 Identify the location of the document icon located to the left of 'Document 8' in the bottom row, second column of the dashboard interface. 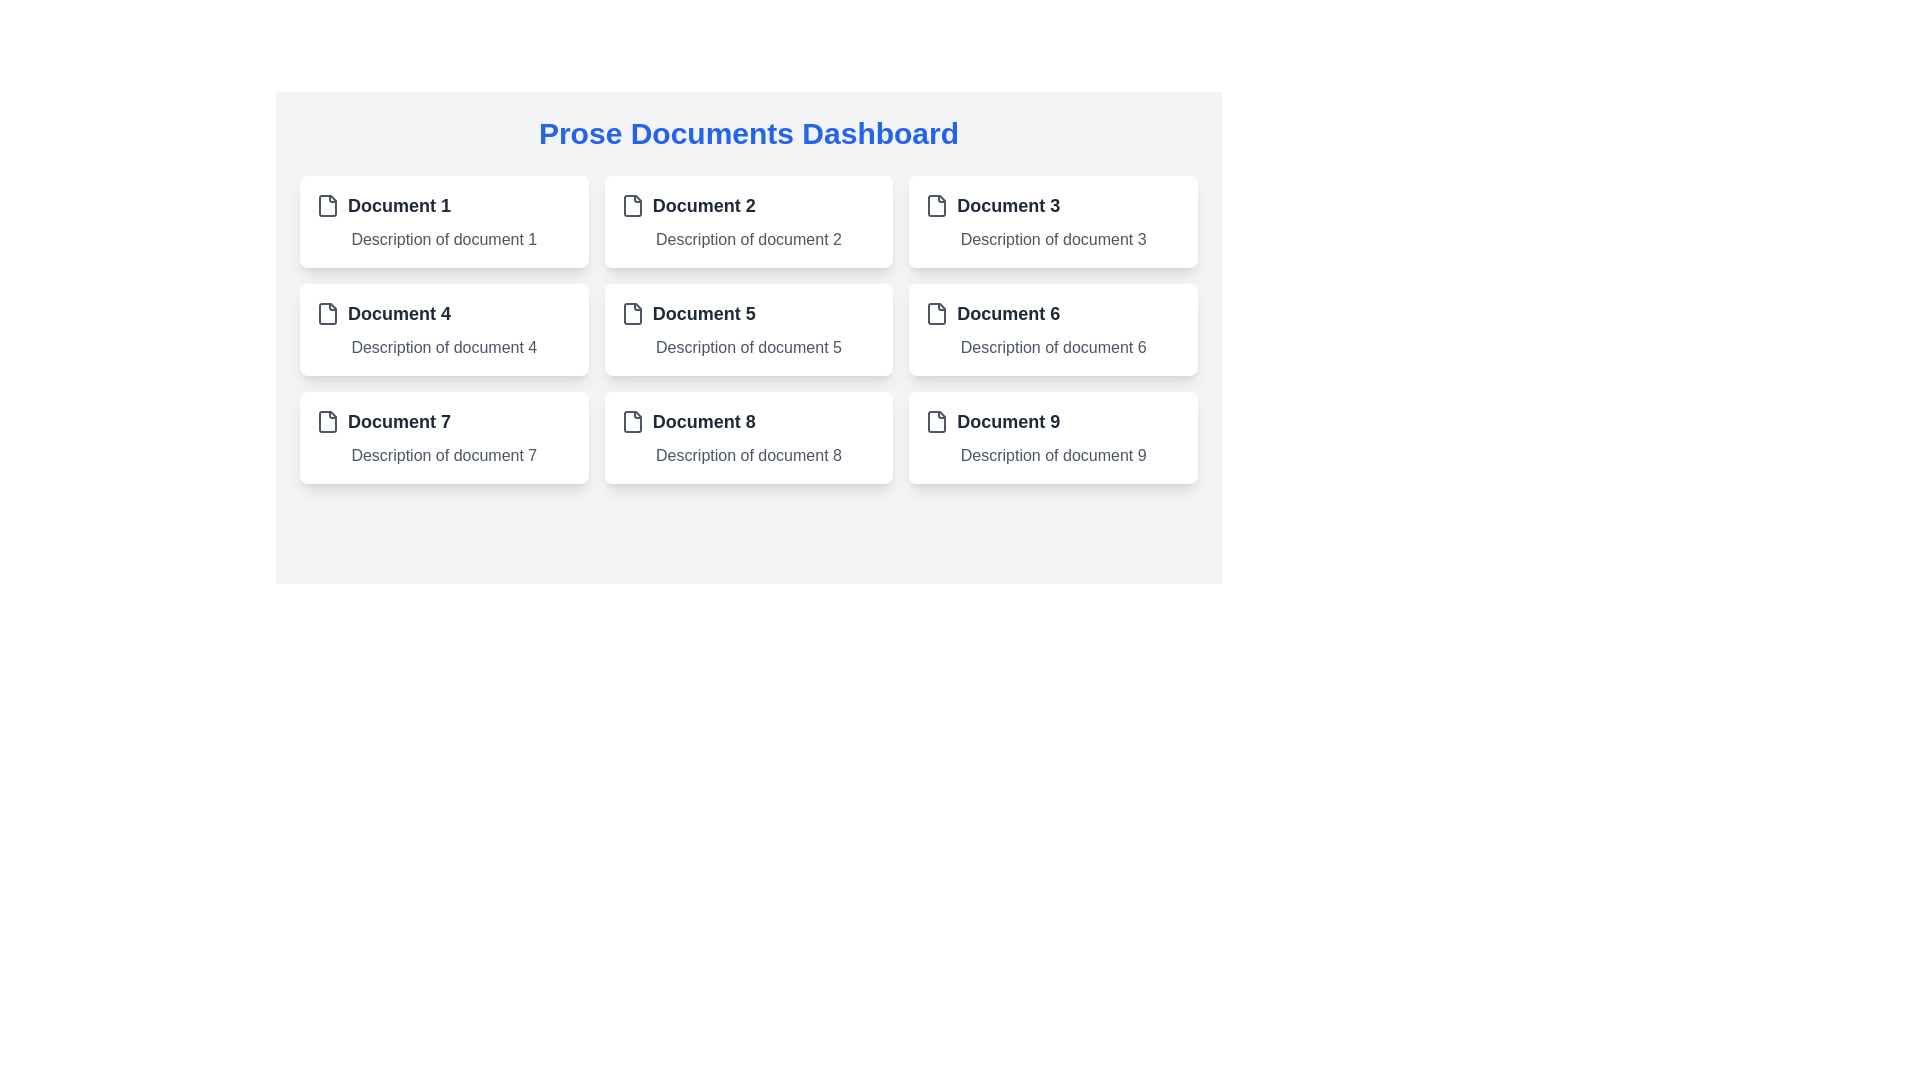
(631, 420).